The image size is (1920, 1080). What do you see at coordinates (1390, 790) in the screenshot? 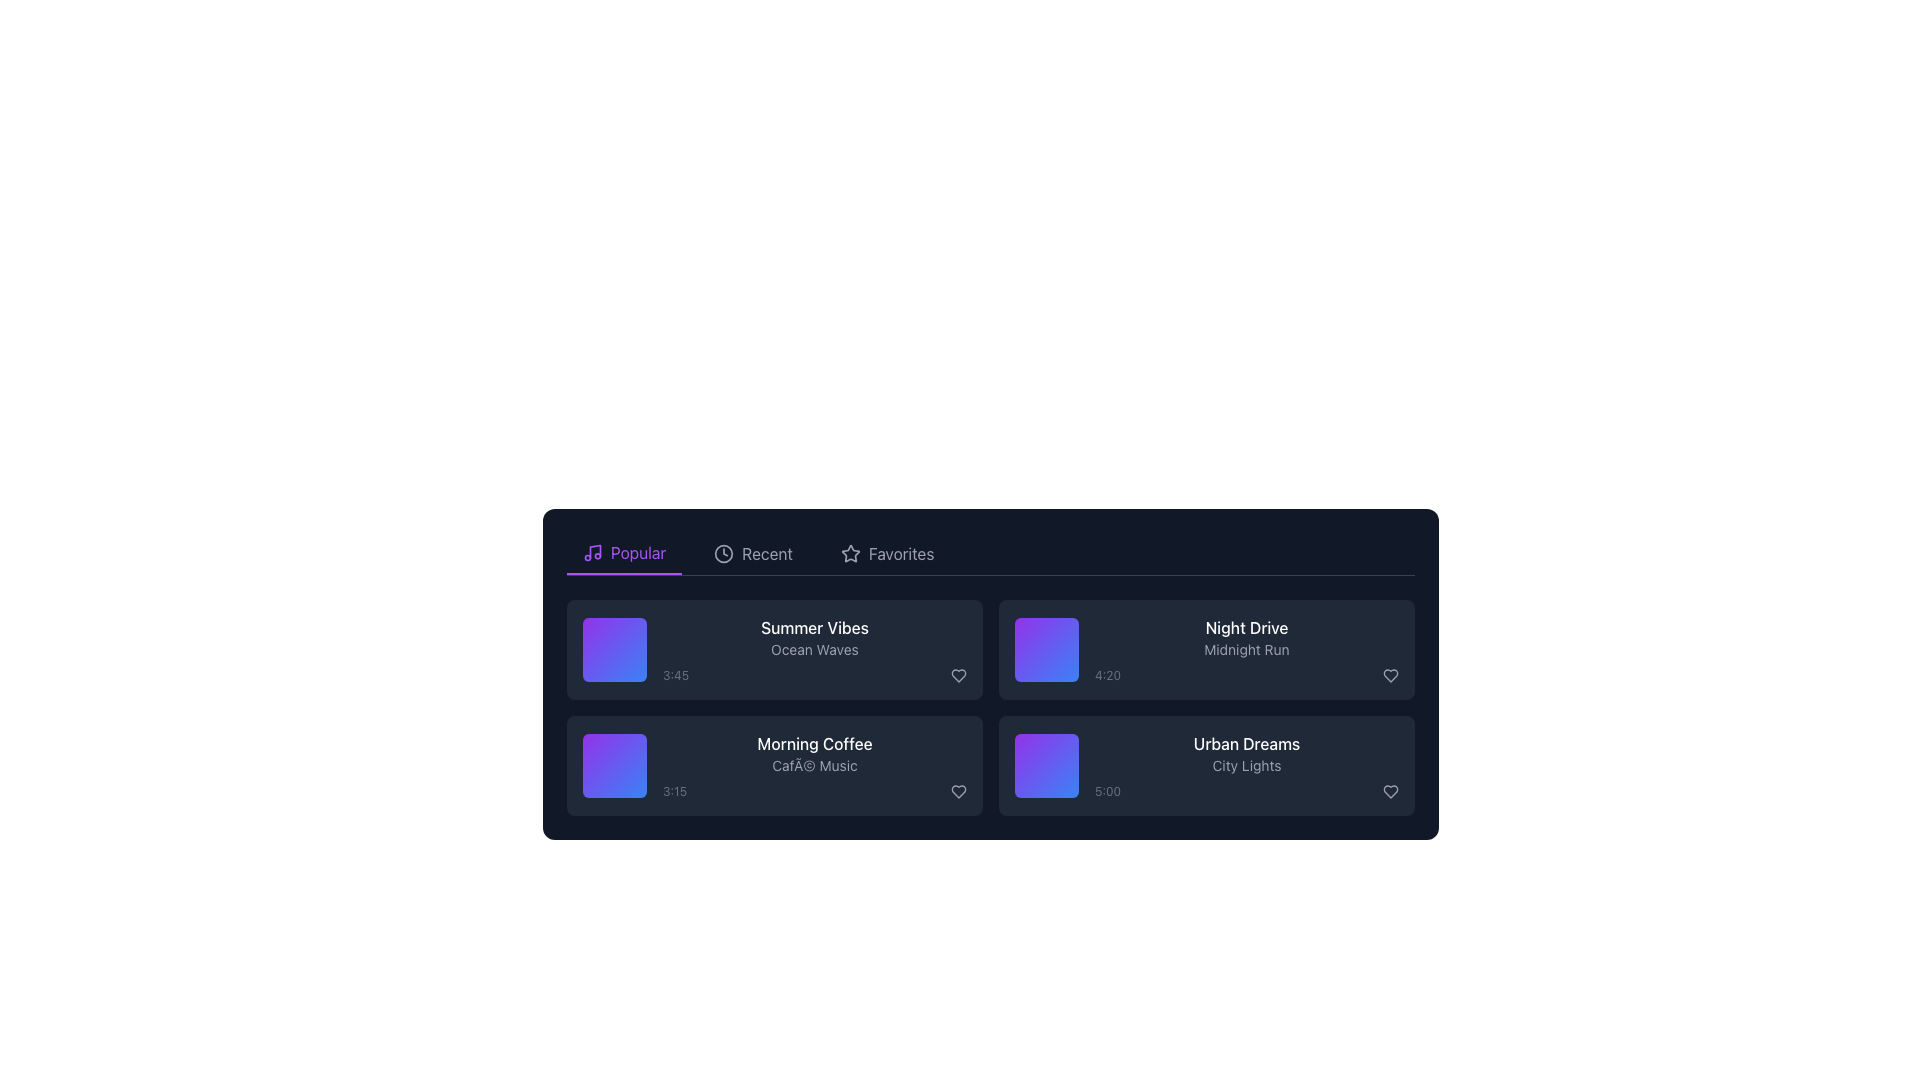
I see `the heart-shaped icon representing 'like' or 'favorite' adjacent to the text 'Urban Dreams' to mark it as 'favorite'` at bounding box center [1390, 790].